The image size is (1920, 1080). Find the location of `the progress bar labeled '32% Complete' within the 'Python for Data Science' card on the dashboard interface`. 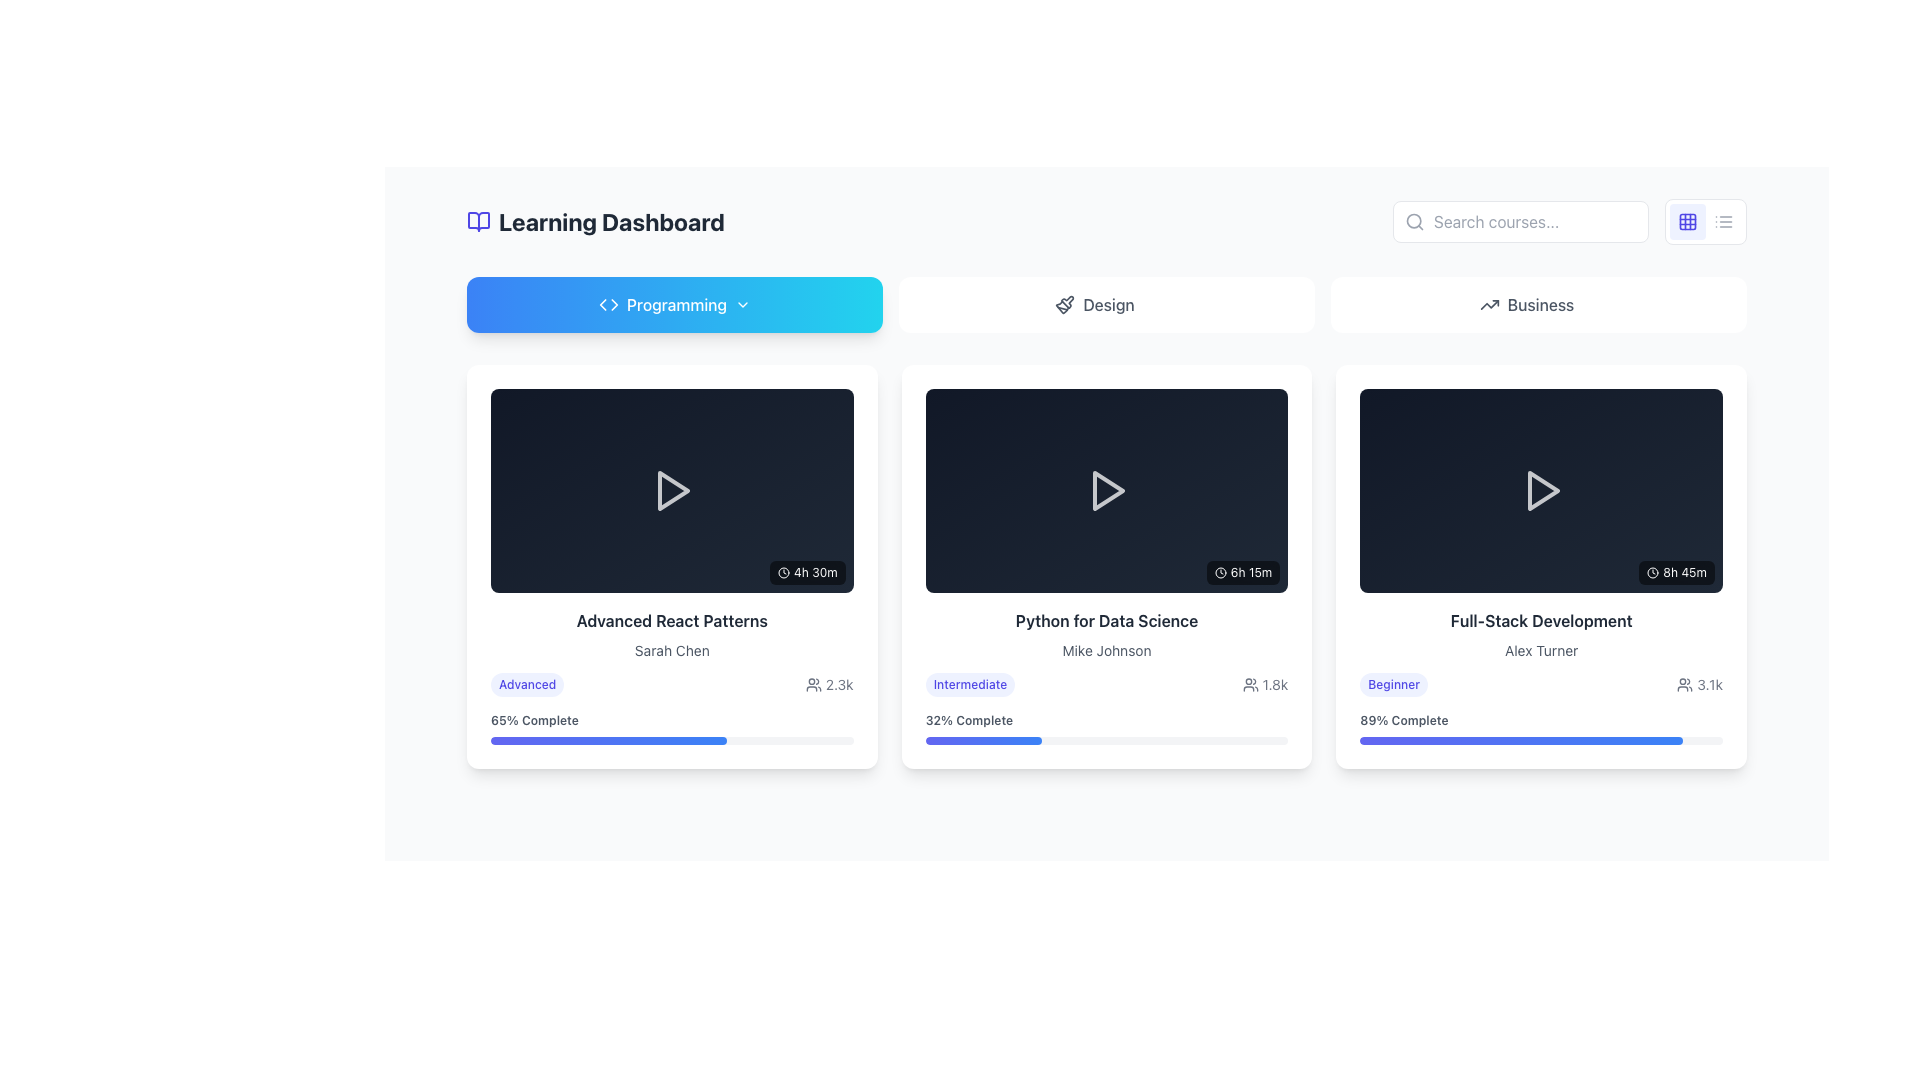

the progress bar labeled '32% Complete' within the 'Python for Data Science' card on the dashboard interface is located at coordinates (1106, 726).